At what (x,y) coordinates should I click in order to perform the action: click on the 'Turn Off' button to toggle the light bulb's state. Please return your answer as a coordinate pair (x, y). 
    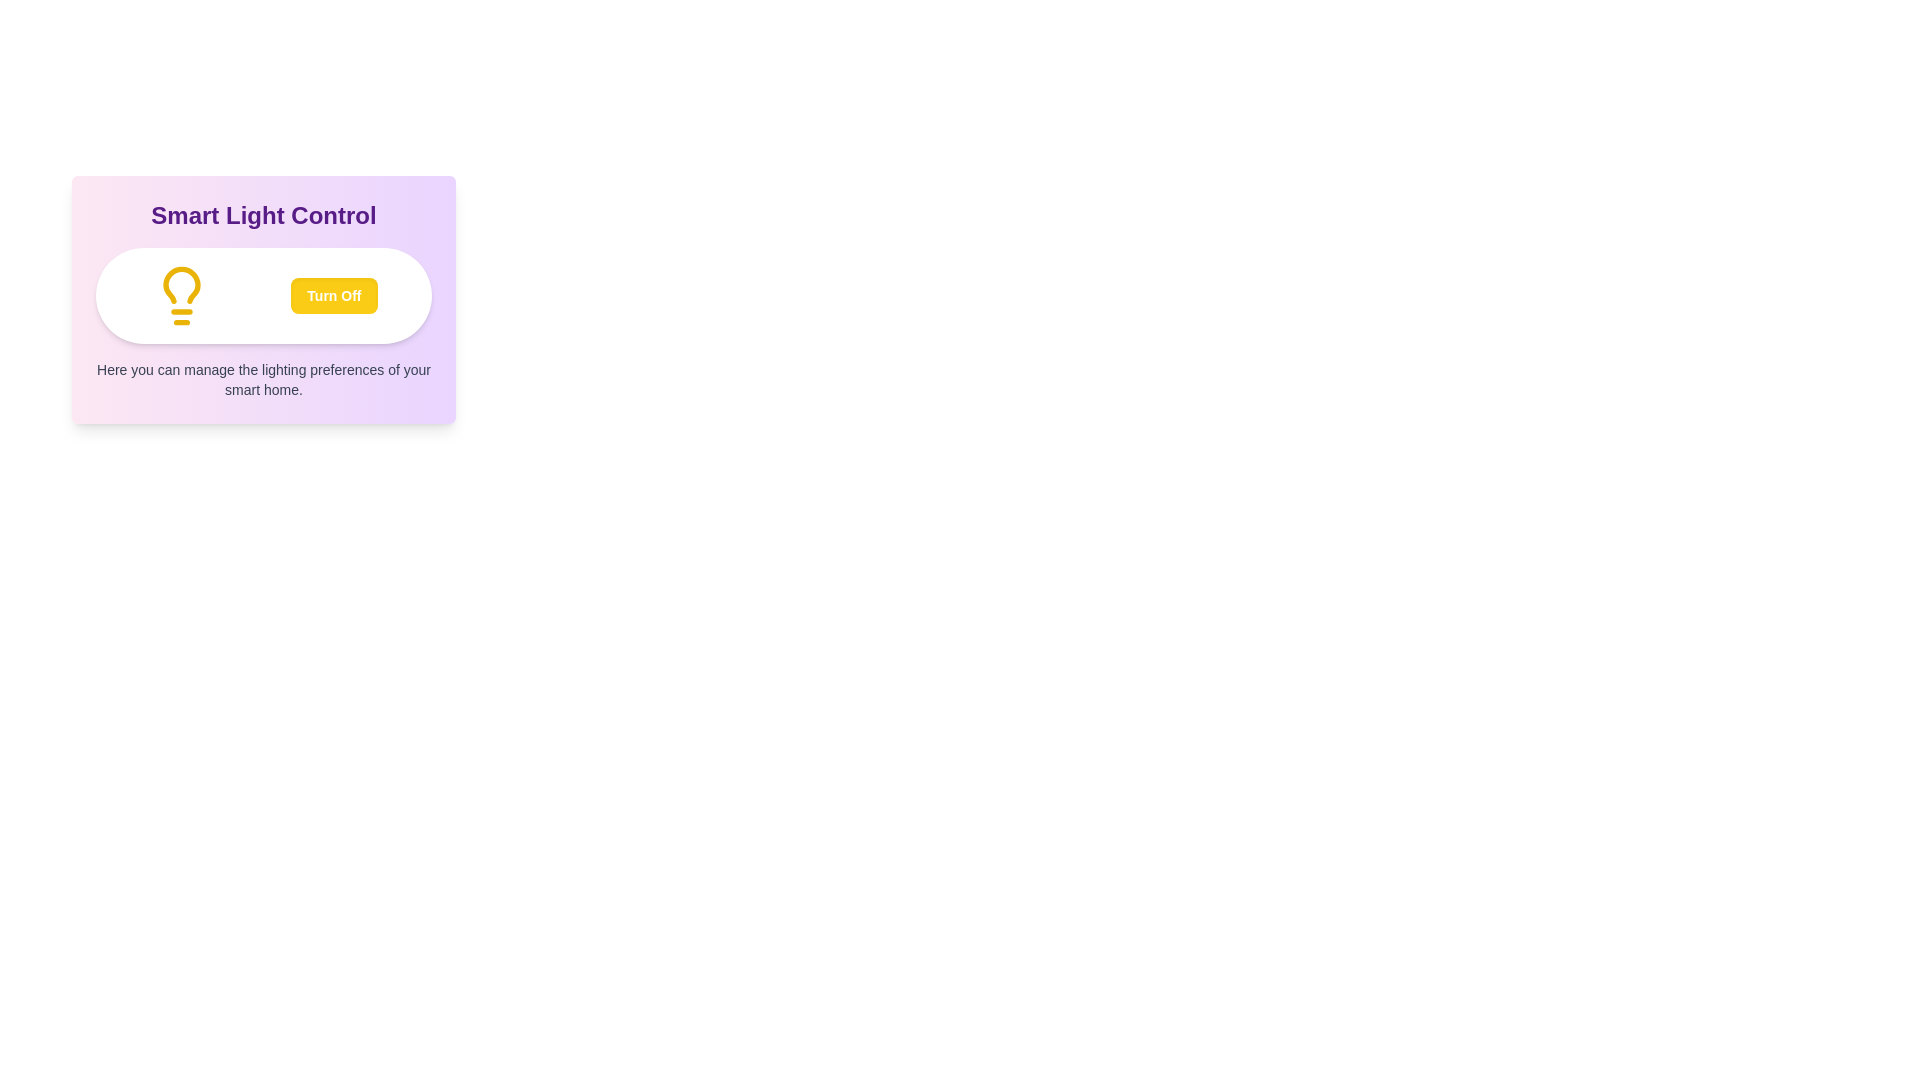
    Looking at the image, I should click on (334, 296).